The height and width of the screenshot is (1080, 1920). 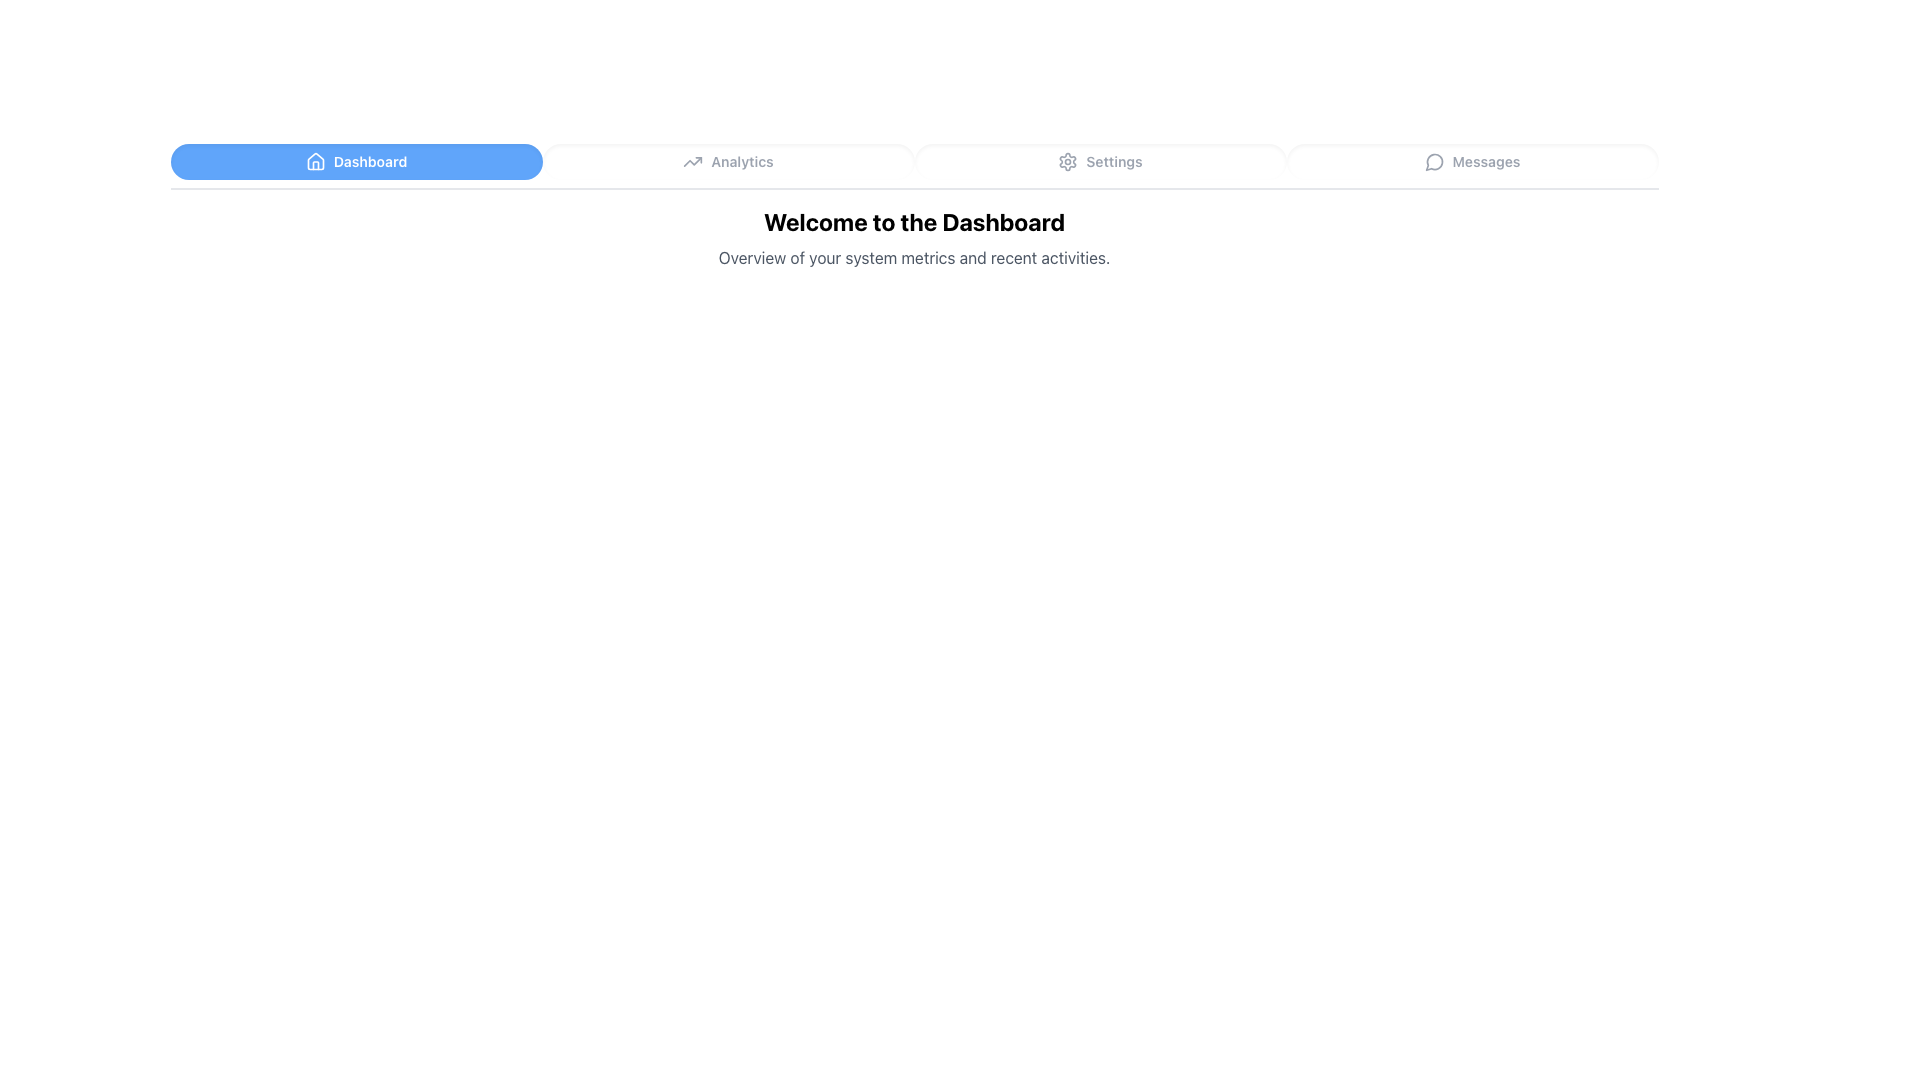 I want to click on the meaning of the text label for the navigation button located, so click(x=1486, y=161).